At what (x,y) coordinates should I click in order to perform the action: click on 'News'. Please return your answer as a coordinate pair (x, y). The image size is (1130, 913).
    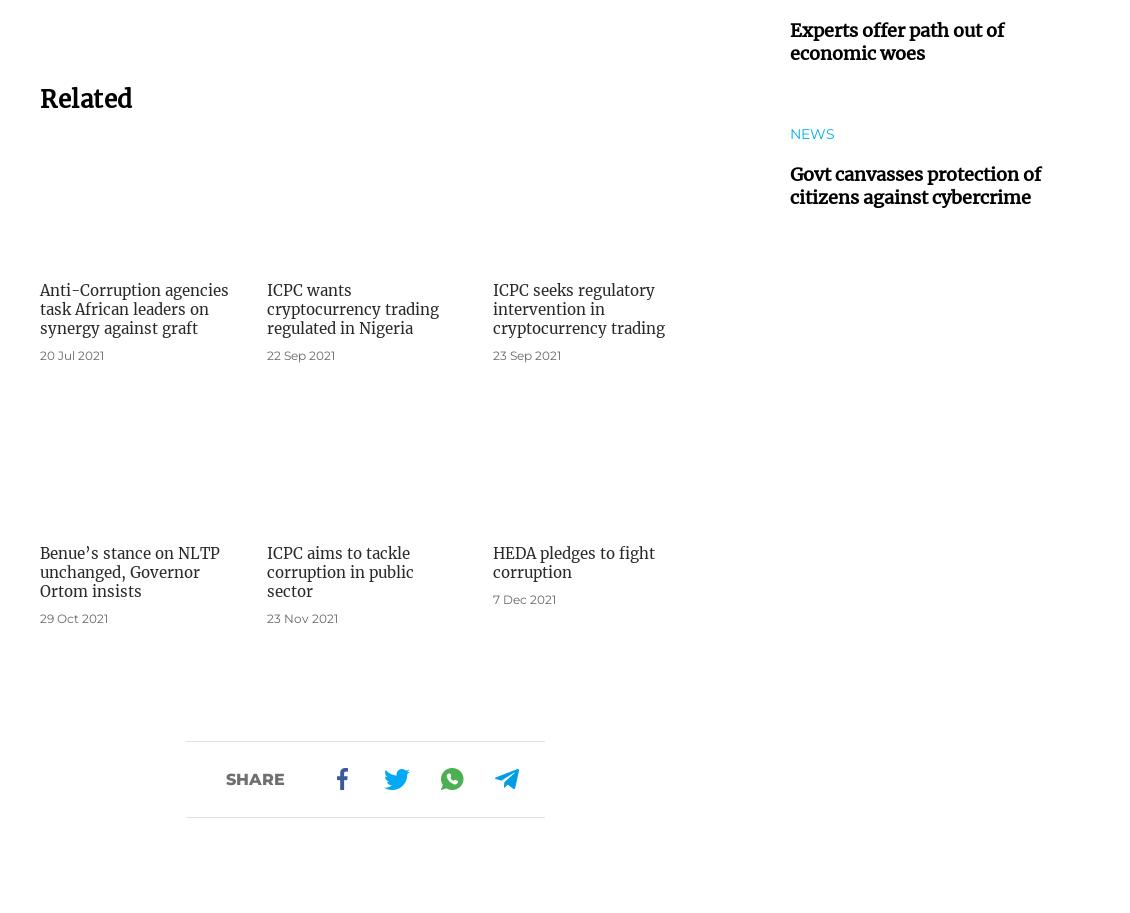
    Looking at the image, I should click on (811, 132).